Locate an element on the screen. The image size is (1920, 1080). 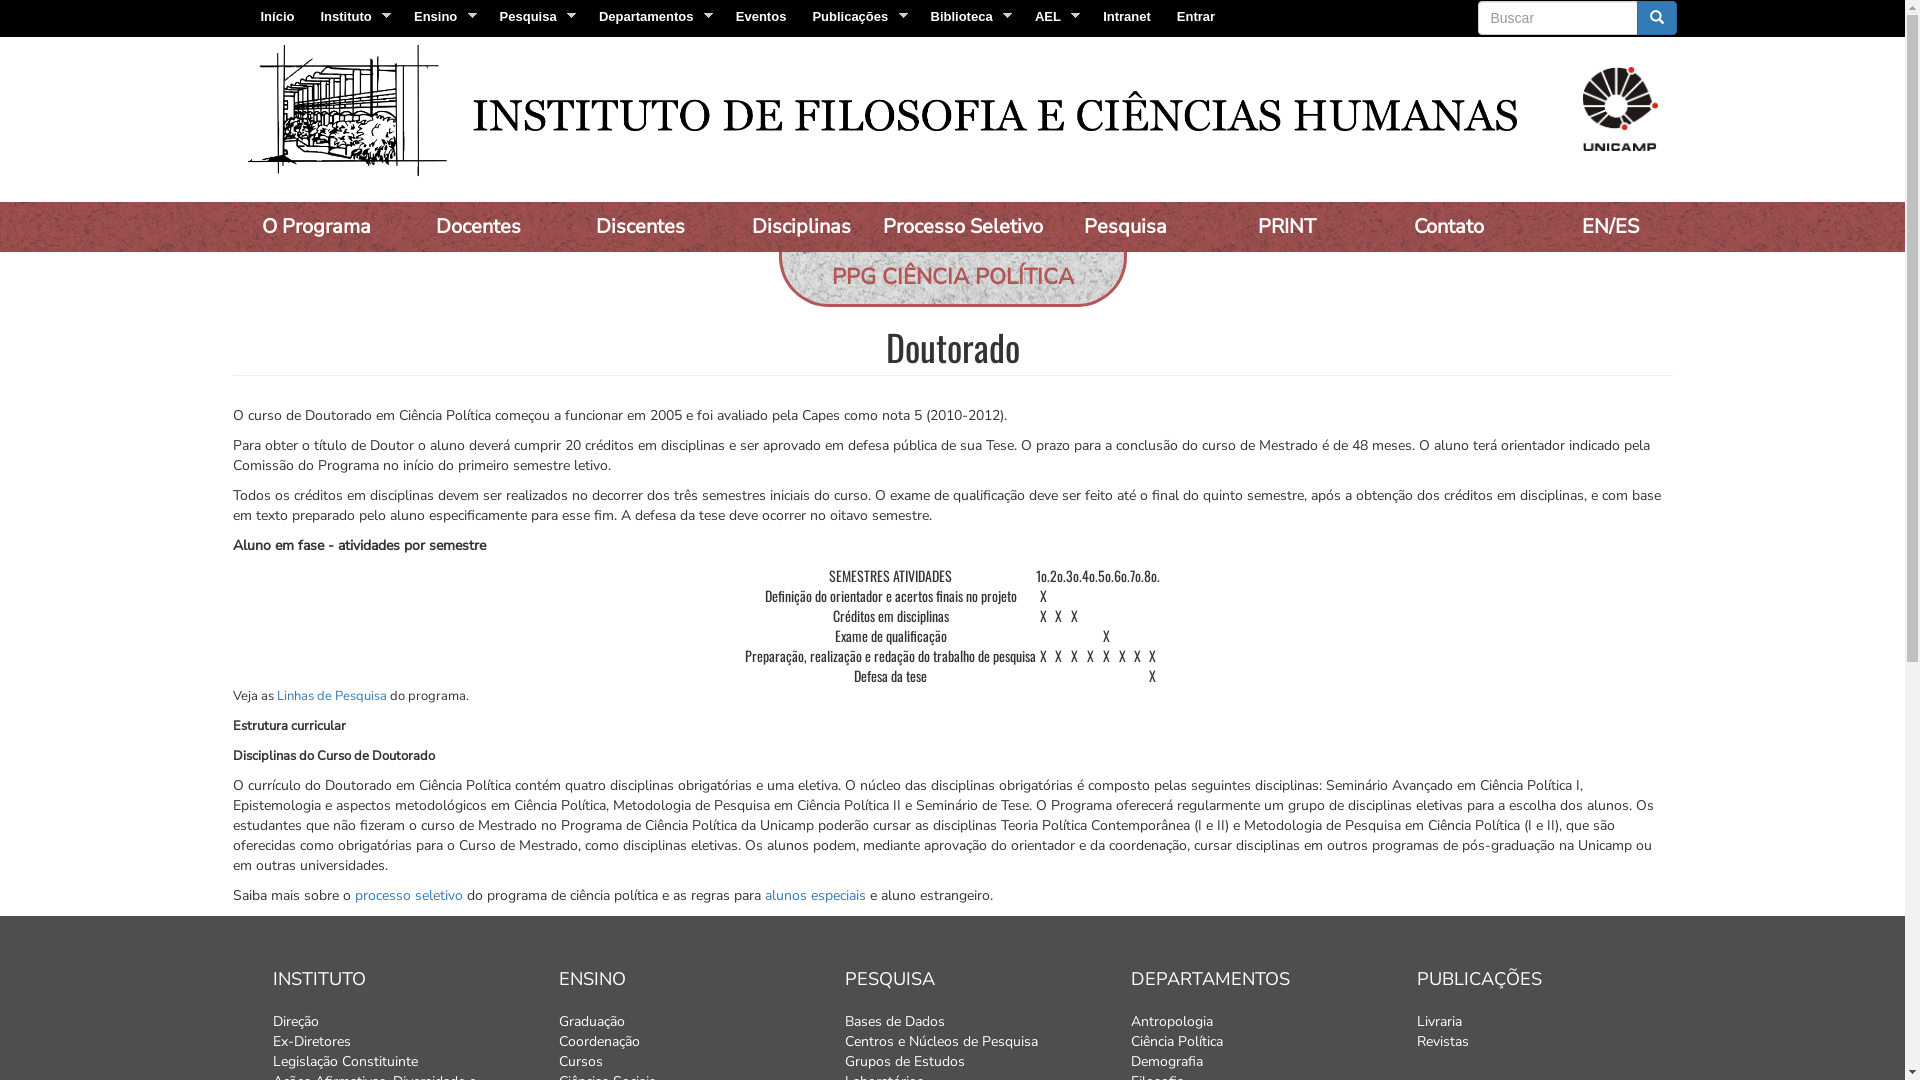
'Bases de Dados' is located at coordinates (844, 1022).